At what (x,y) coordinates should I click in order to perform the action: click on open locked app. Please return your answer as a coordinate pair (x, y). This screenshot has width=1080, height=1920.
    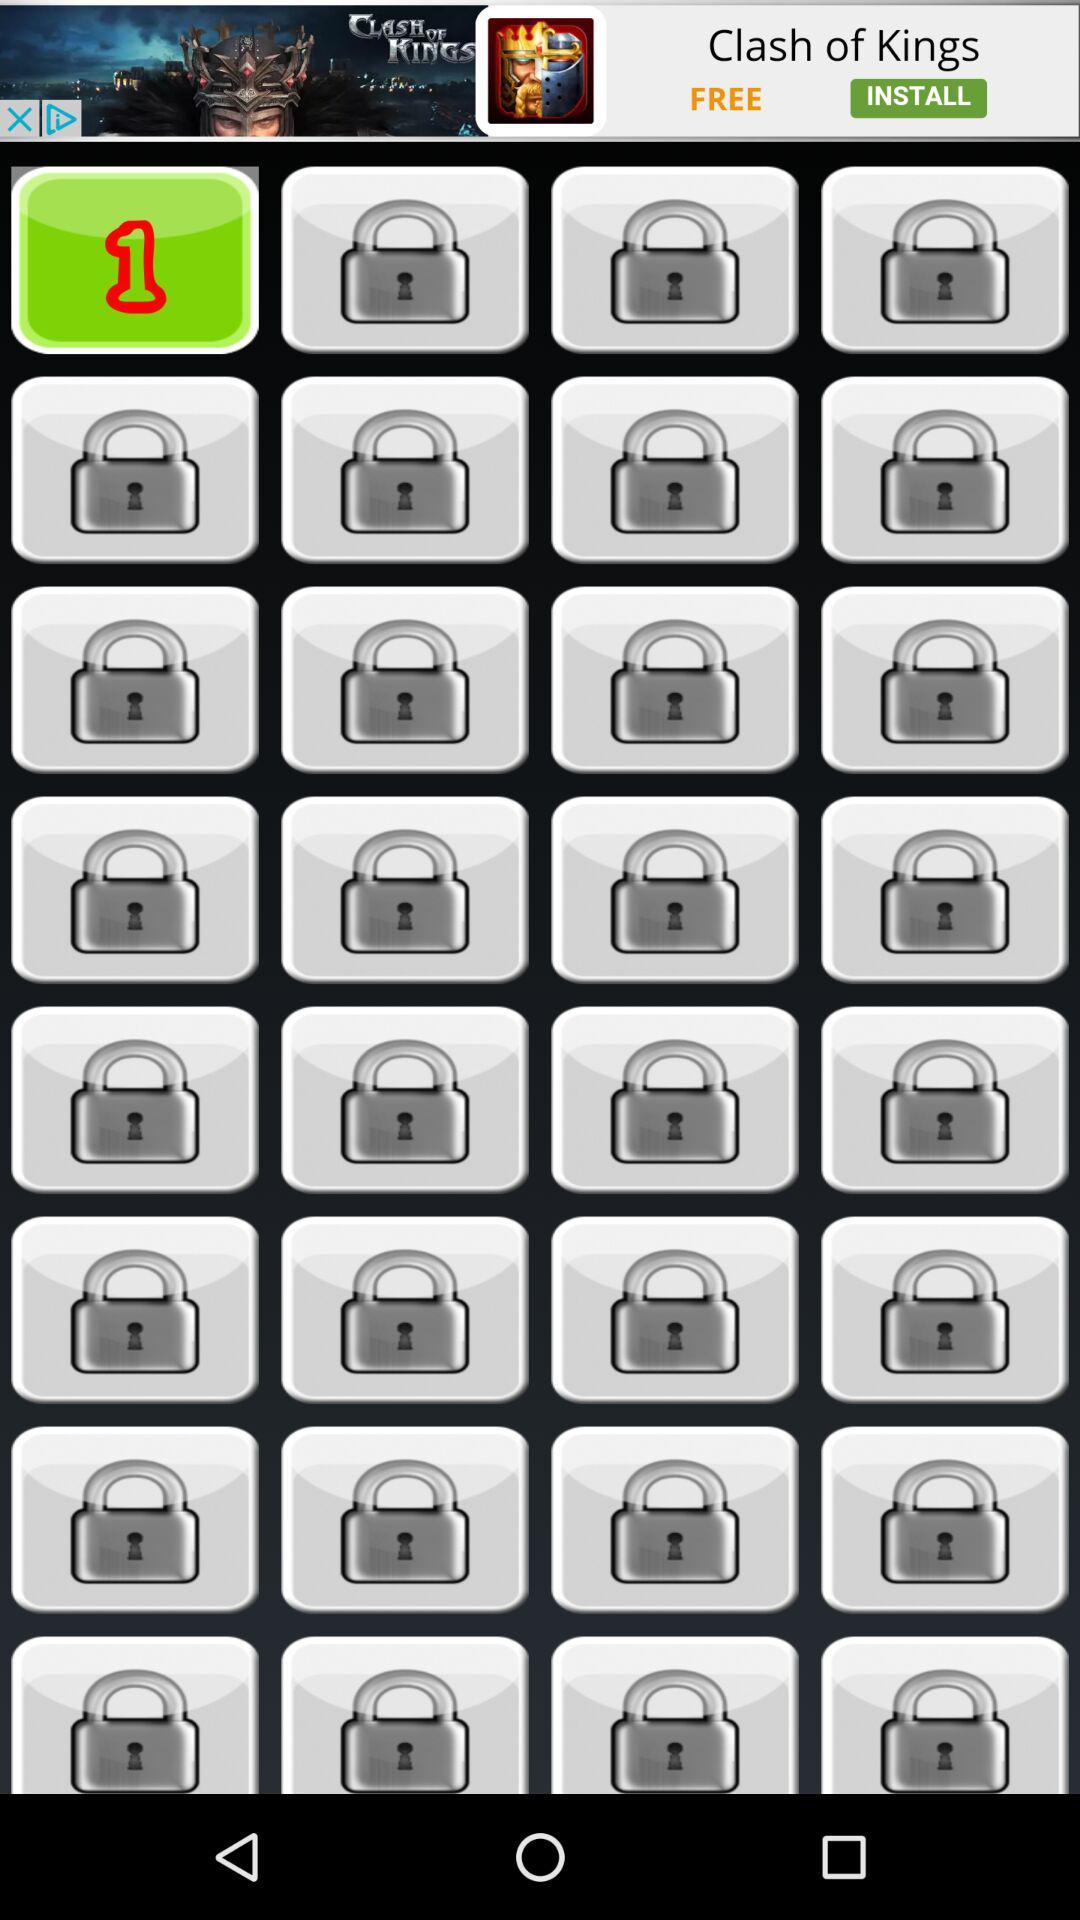
    Looking at the image, I should click on (405, 1714).